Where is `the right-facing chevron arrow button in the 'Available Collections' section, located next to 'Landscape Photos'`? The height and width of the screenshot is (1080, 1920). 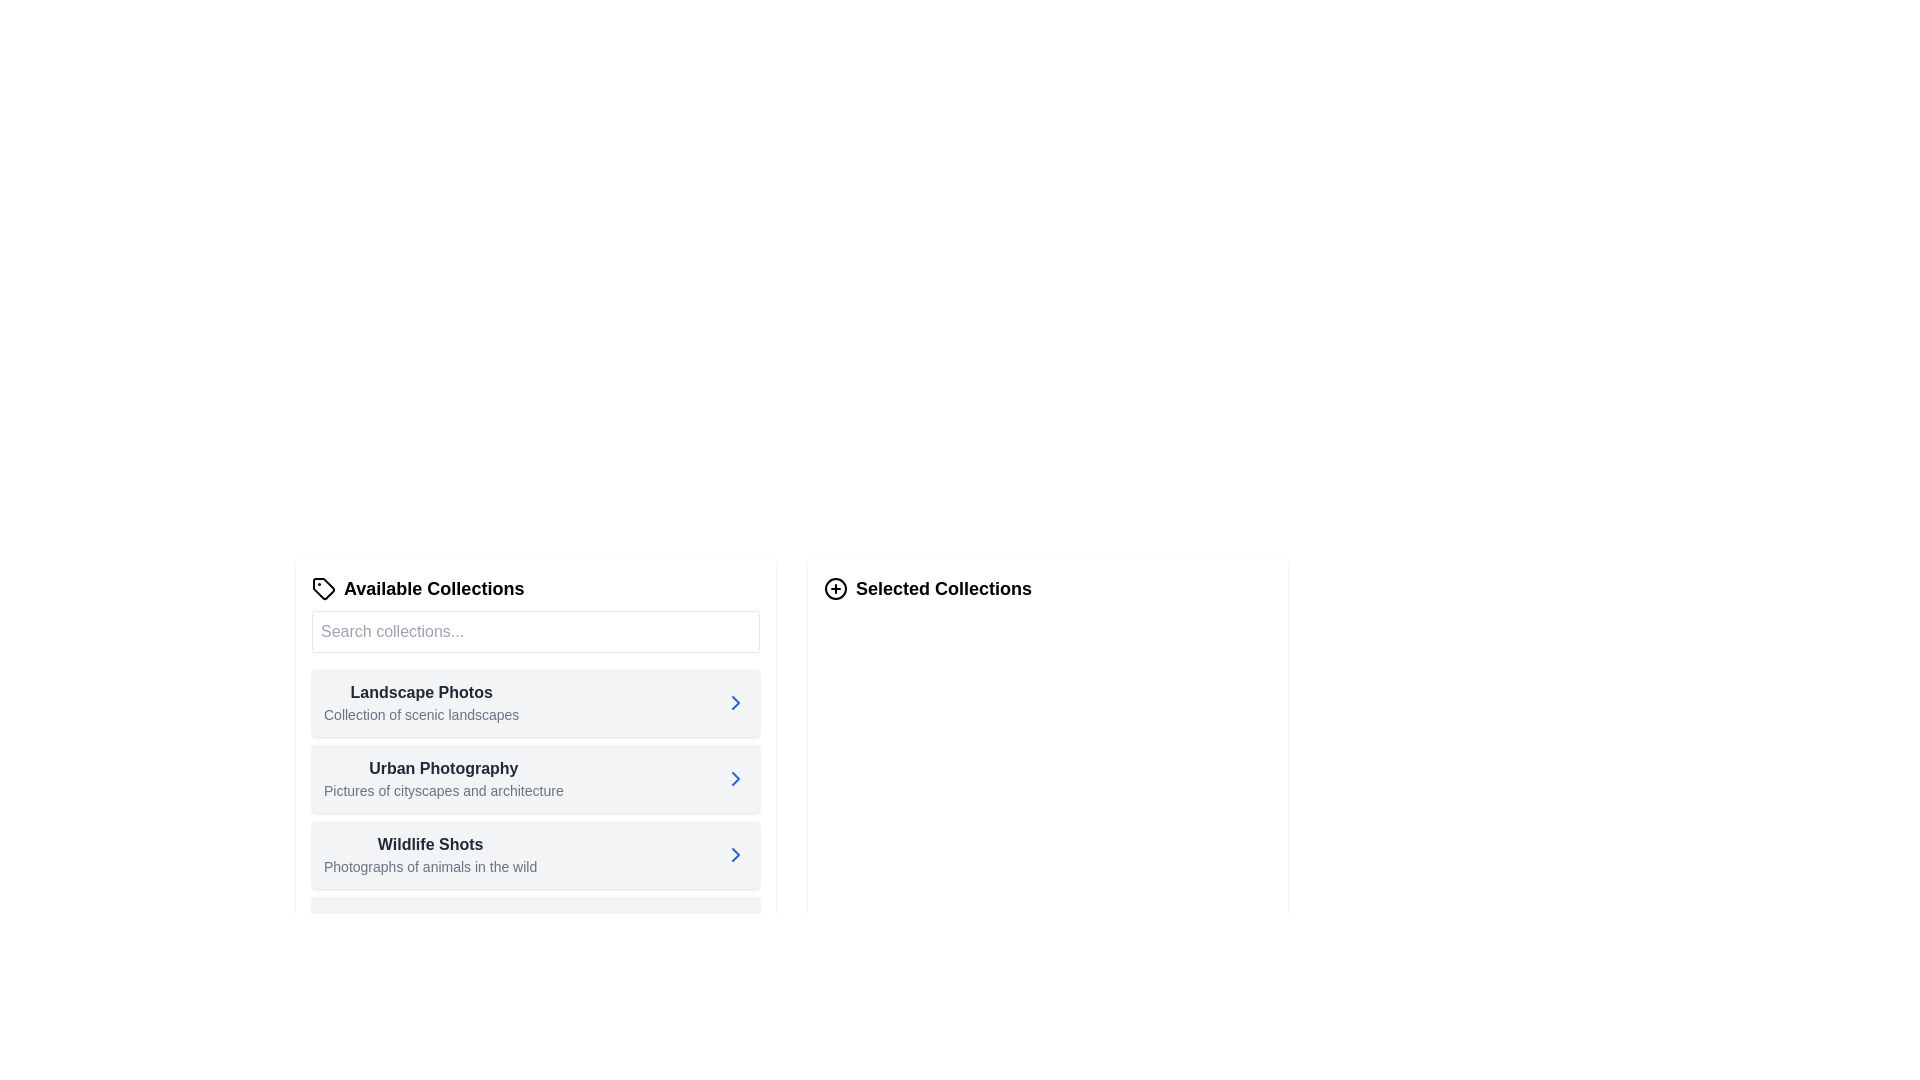 the right-facing chevron arrow button in the 'Available Collections' section, located next to 'Landscape Photos' is located at coordinates (734, 701).